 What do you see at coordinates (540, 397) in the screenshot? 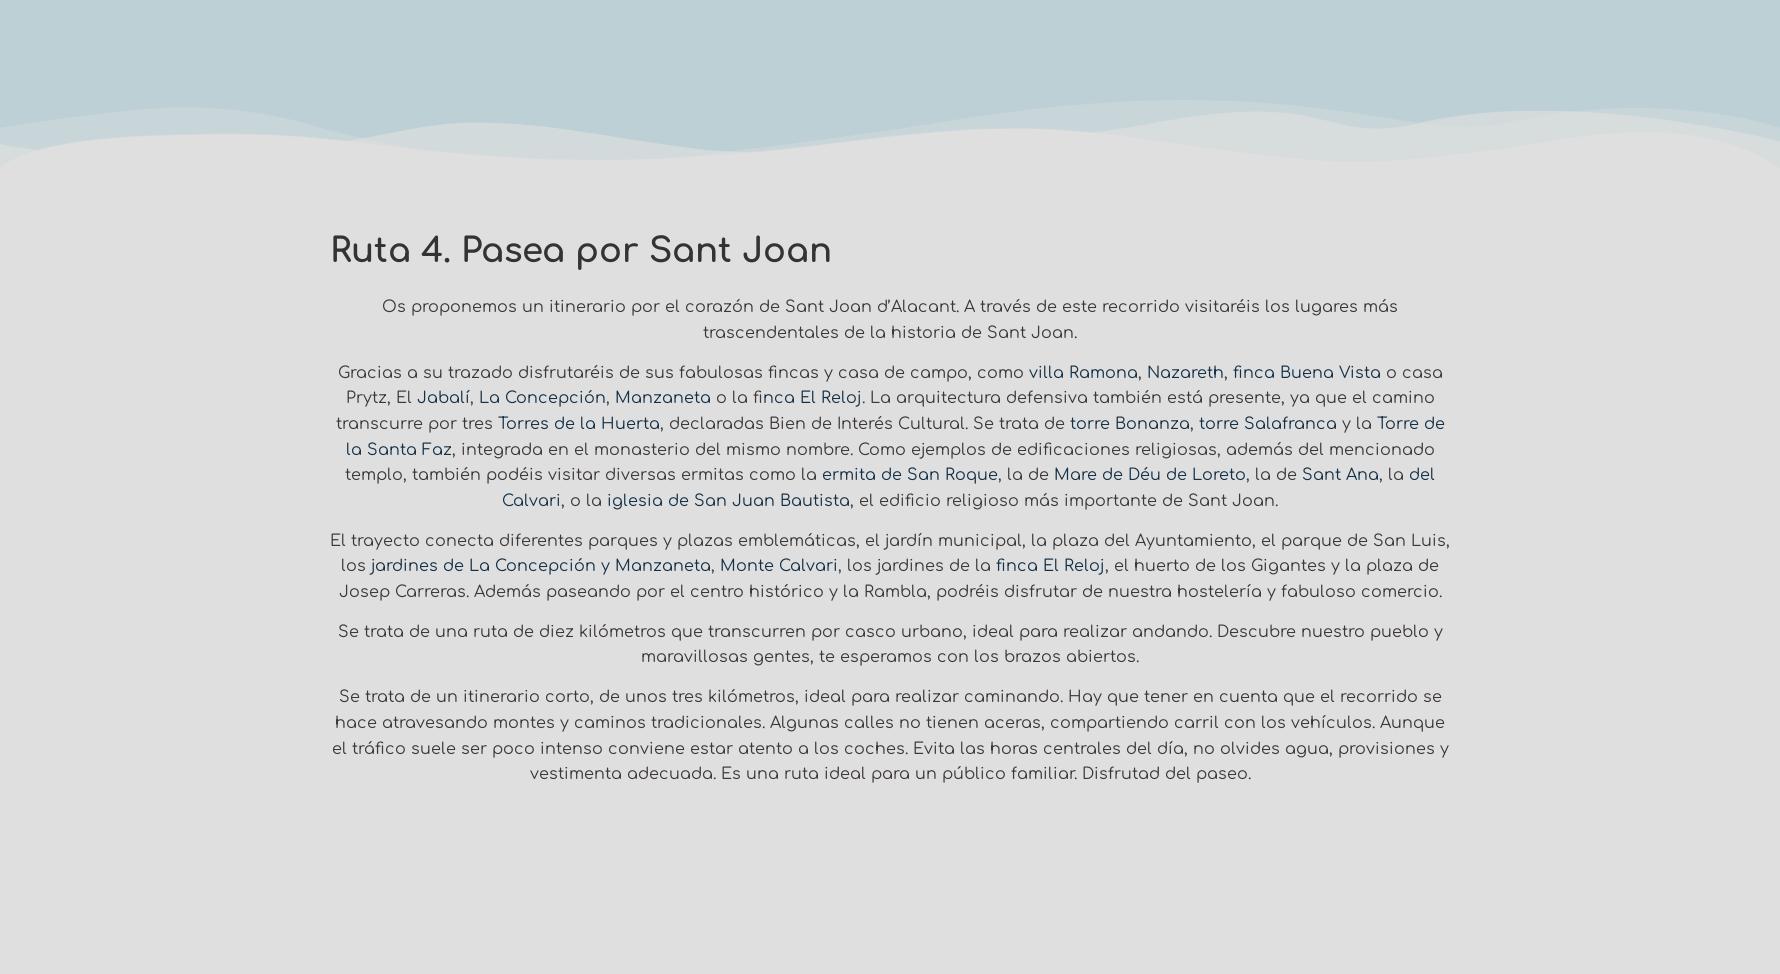
I see `'La Concepción'` at bounding box center [540, 397].